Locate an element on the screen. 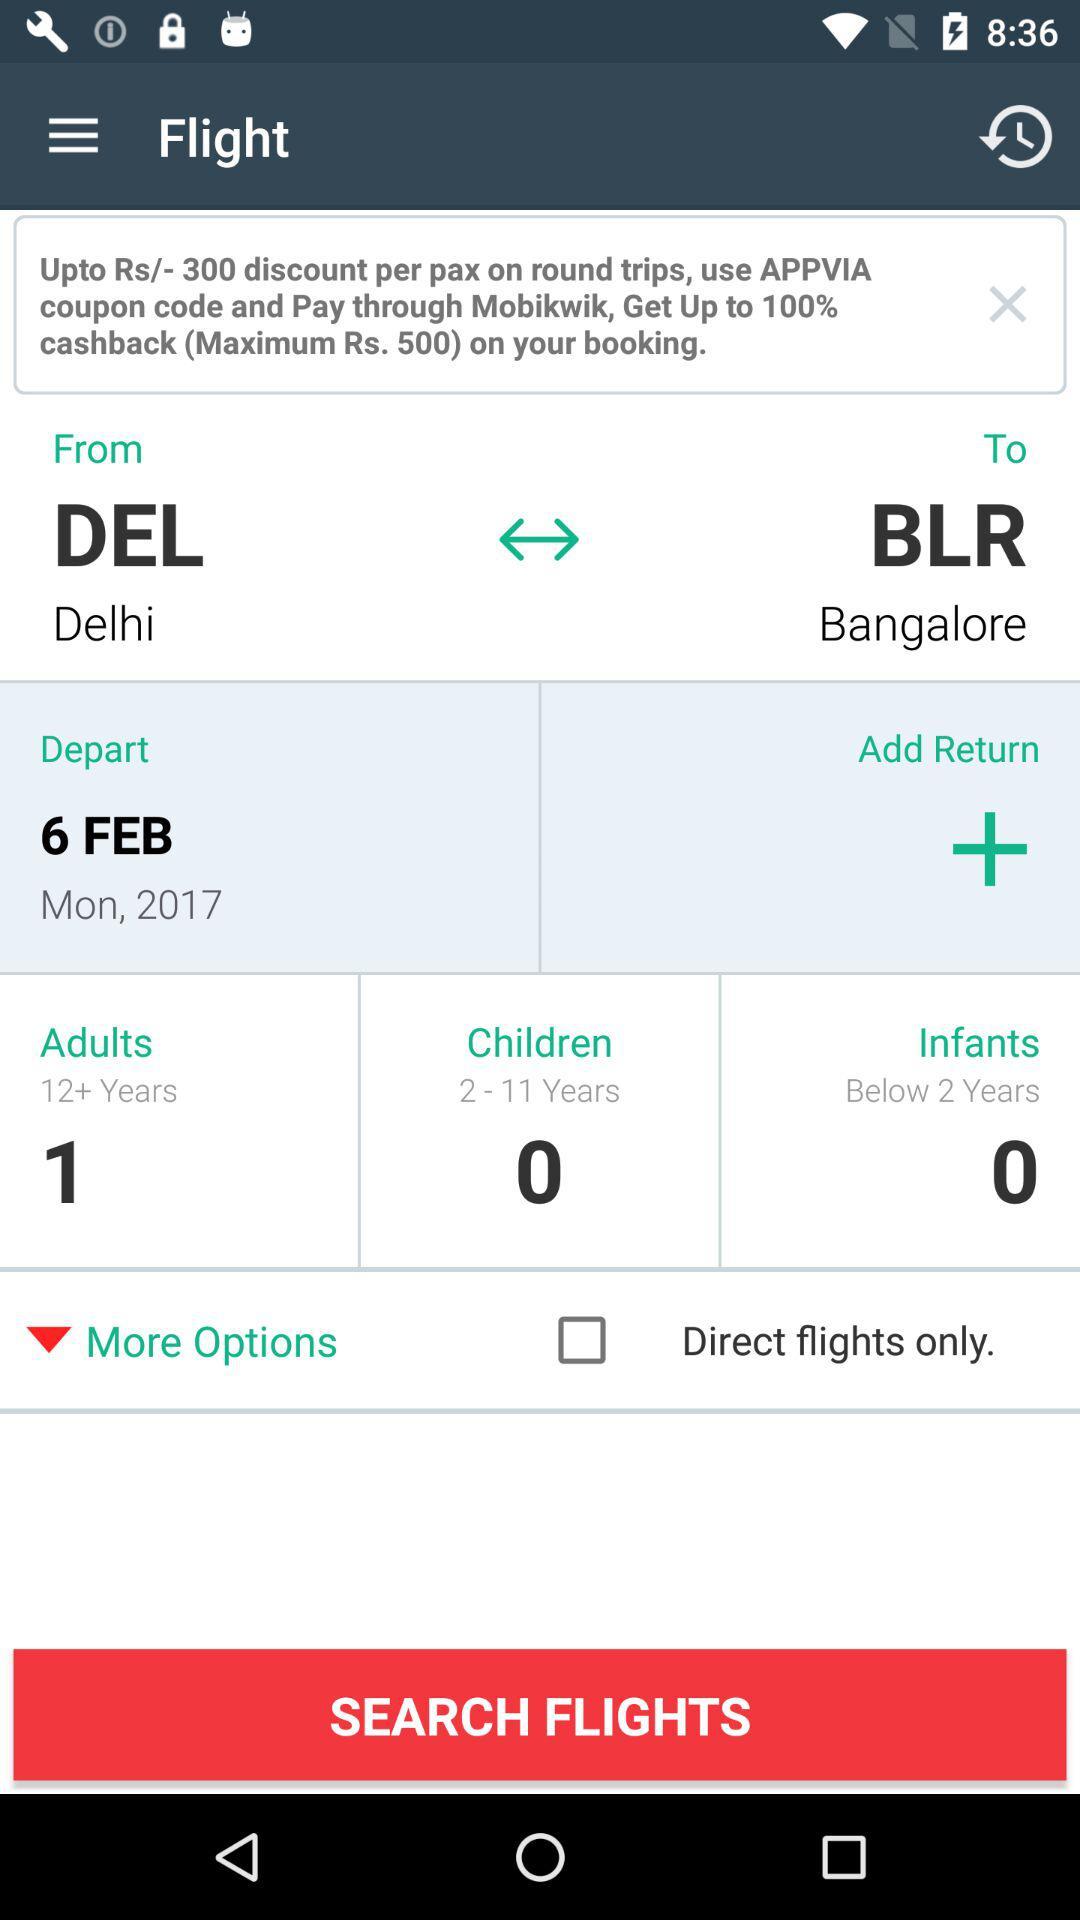  the add icon is located at coordinates (990, 849).